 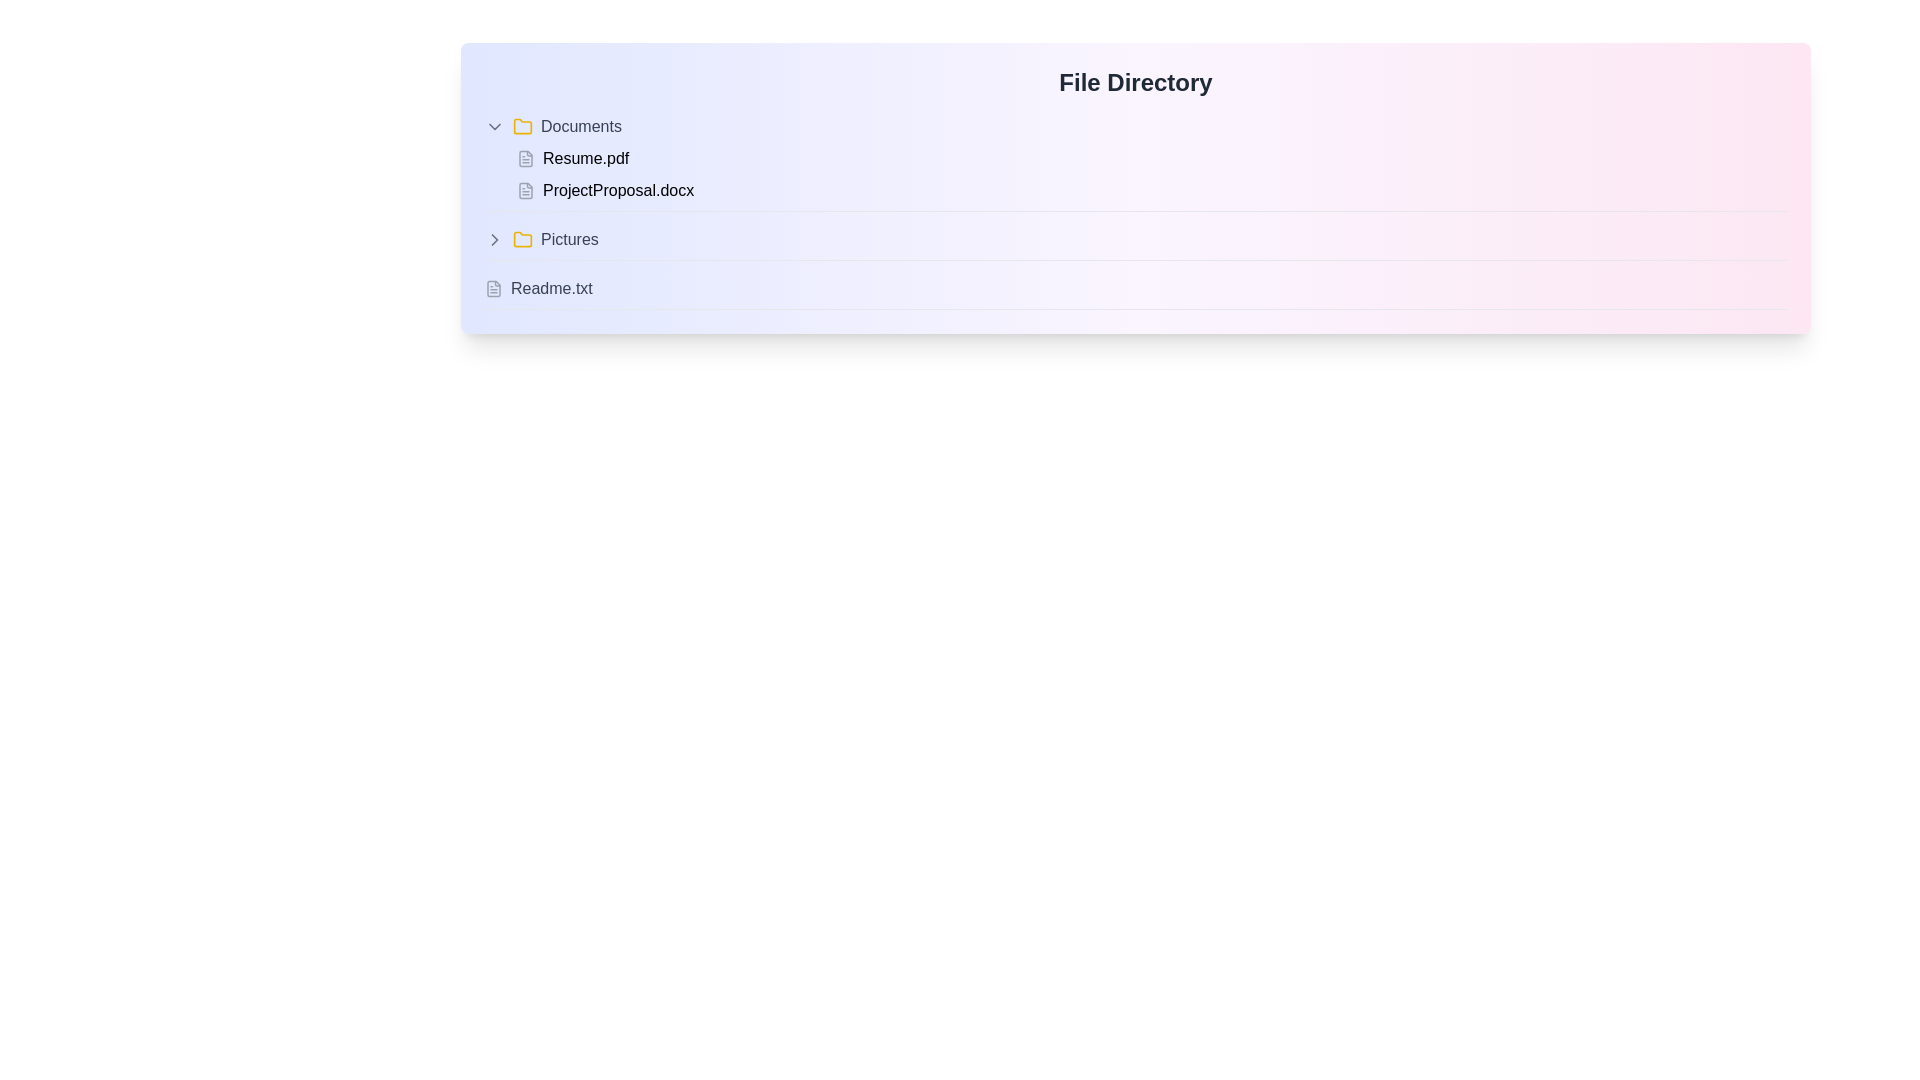 I want to click on the small right-pointing chevron icon located before the 'Pictures' text, so click(x=494, y=238).